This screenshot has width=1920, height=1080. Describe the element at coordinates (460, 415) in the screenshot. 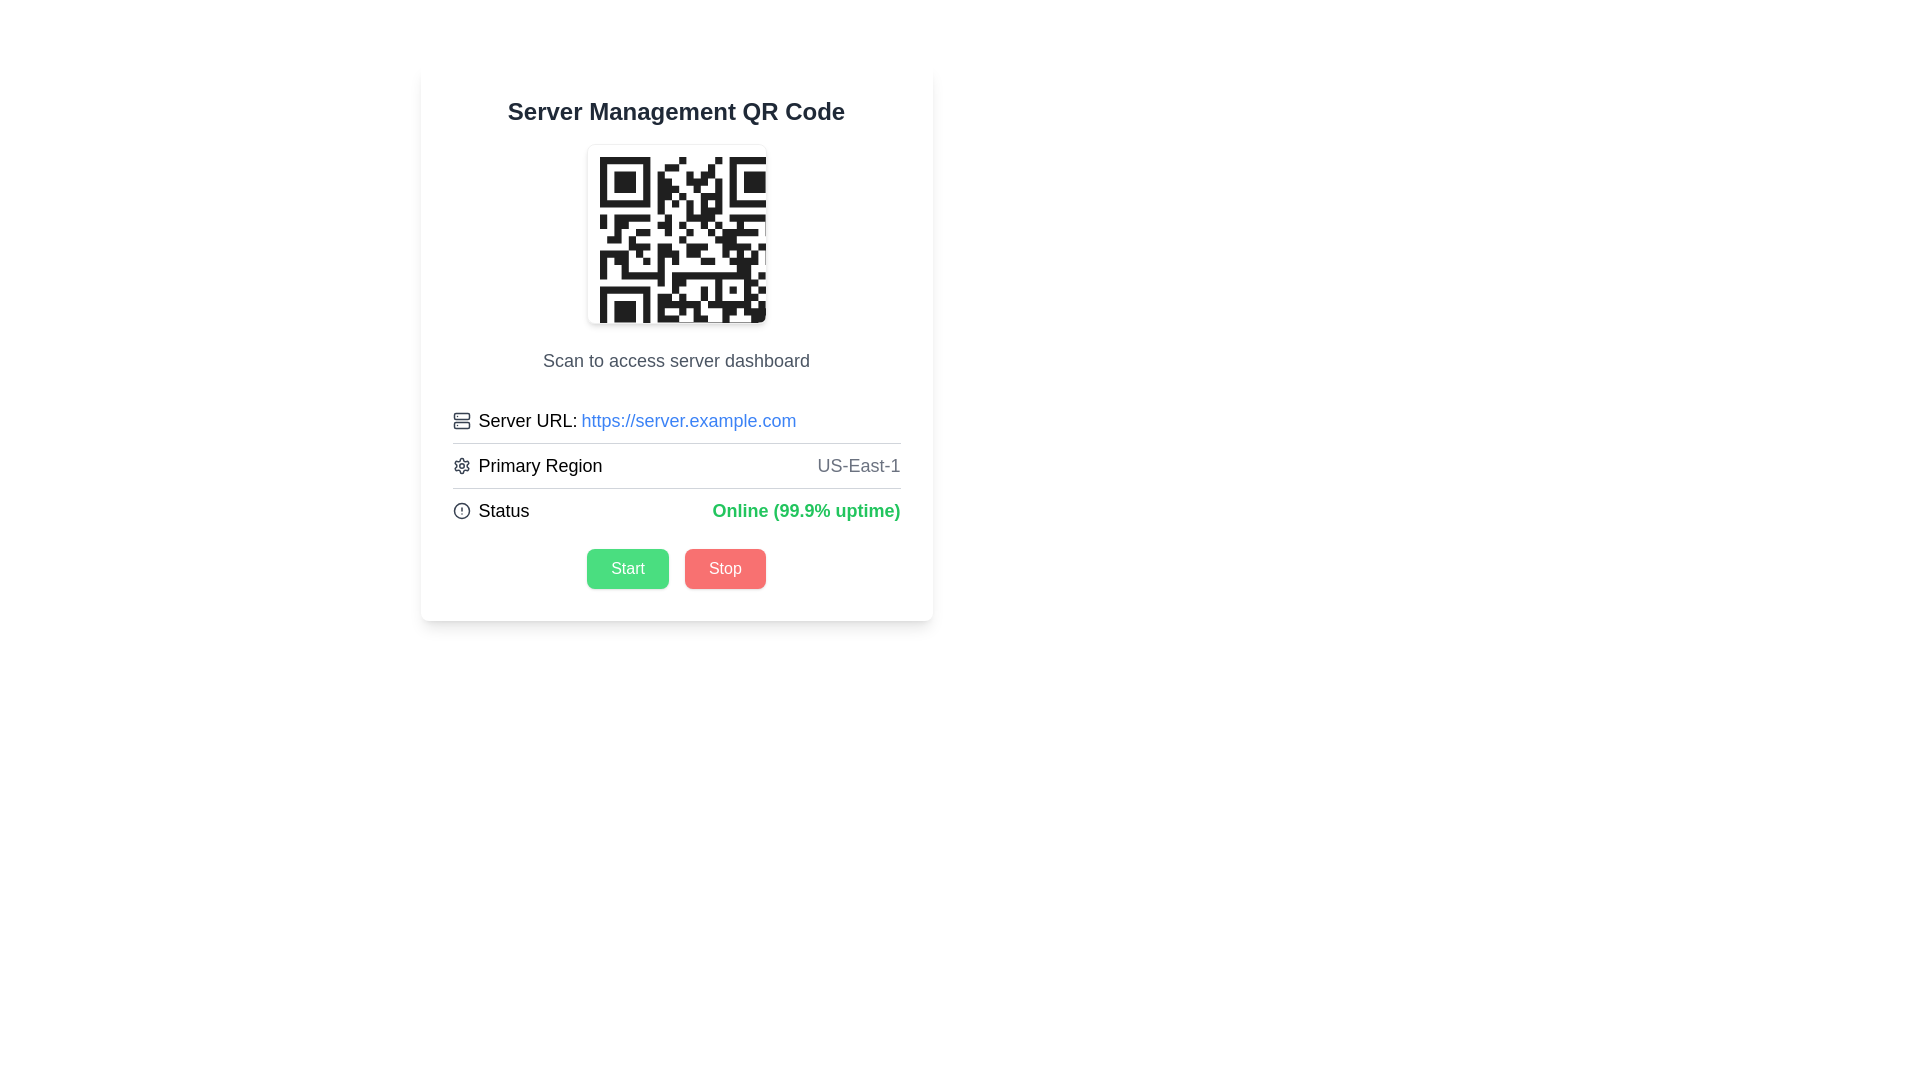

I see `the uppermost rectangular segment of the server icon, which is a small rectangular shape with rounded corners and a neutral fill` at that location.